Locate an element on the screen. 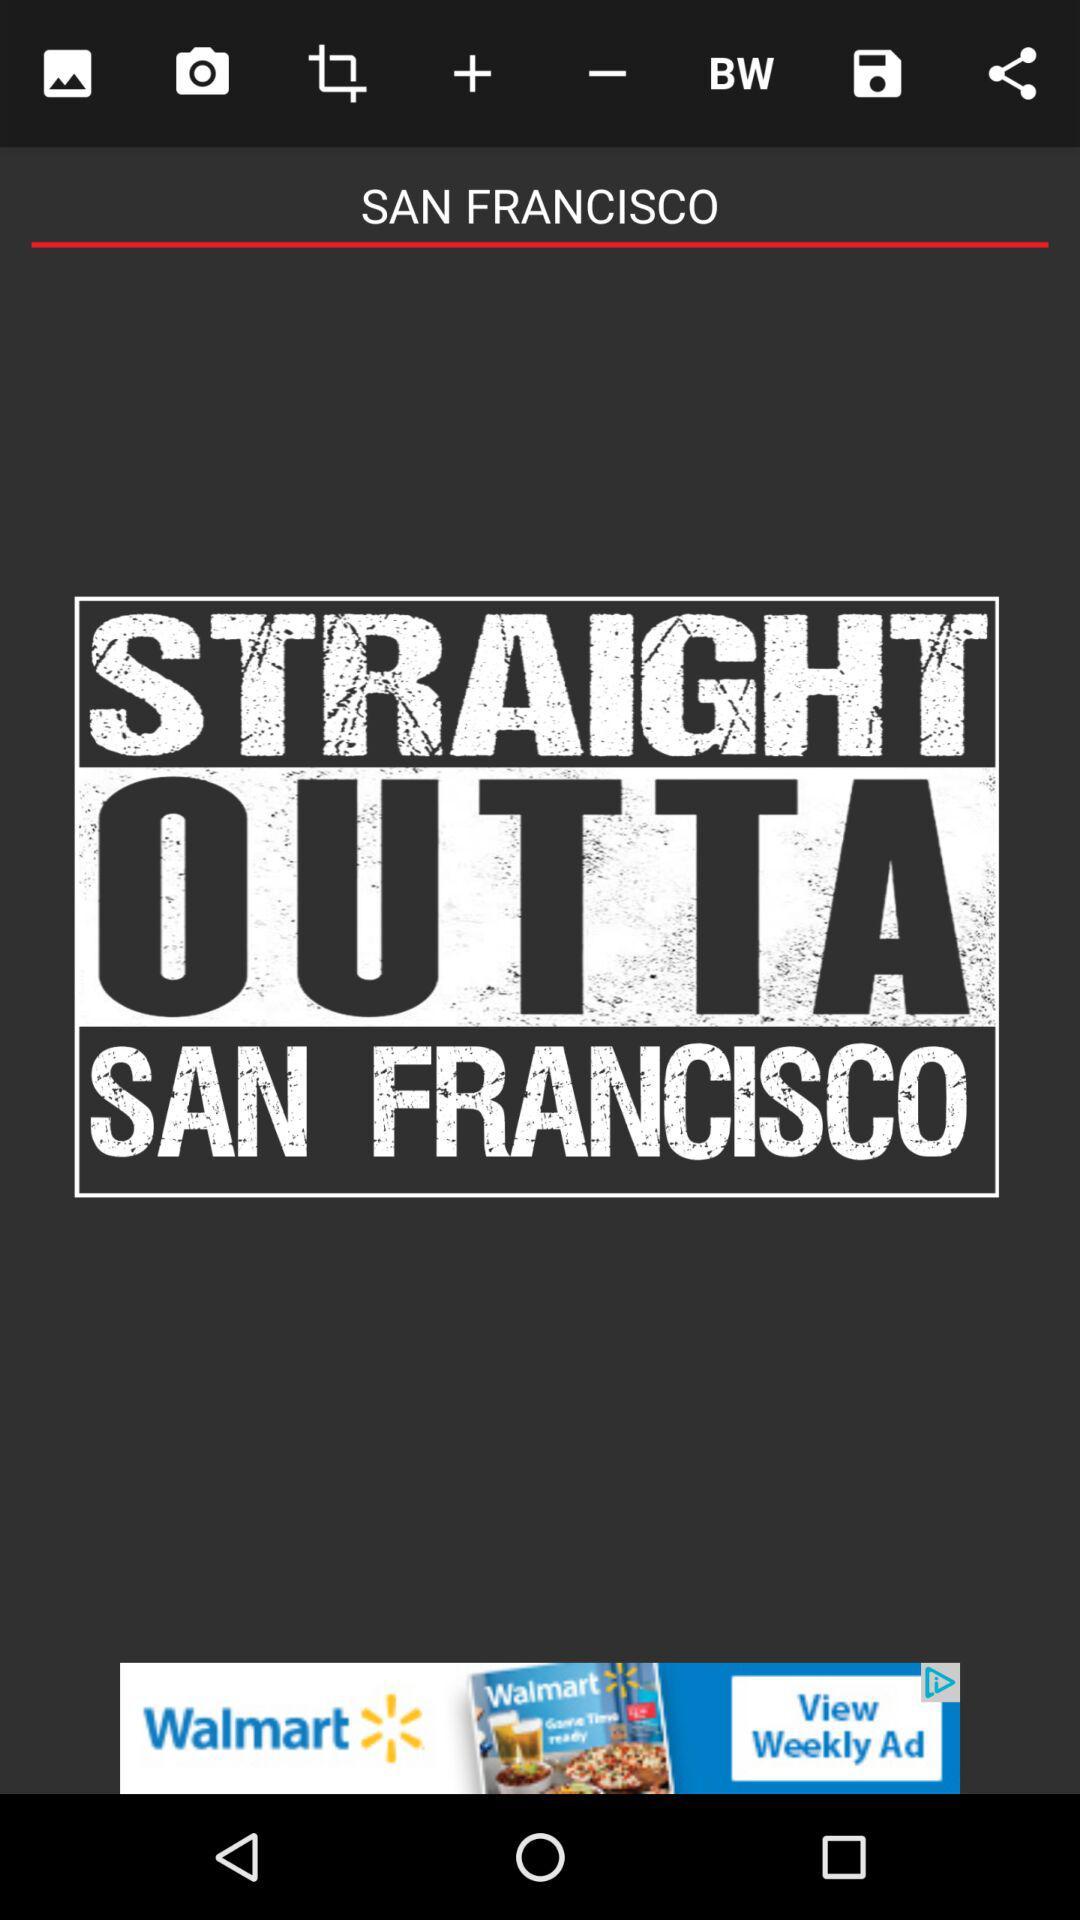 The image size is (1080, 1920). the wallpaper icon is located at coordinates (66, 73).